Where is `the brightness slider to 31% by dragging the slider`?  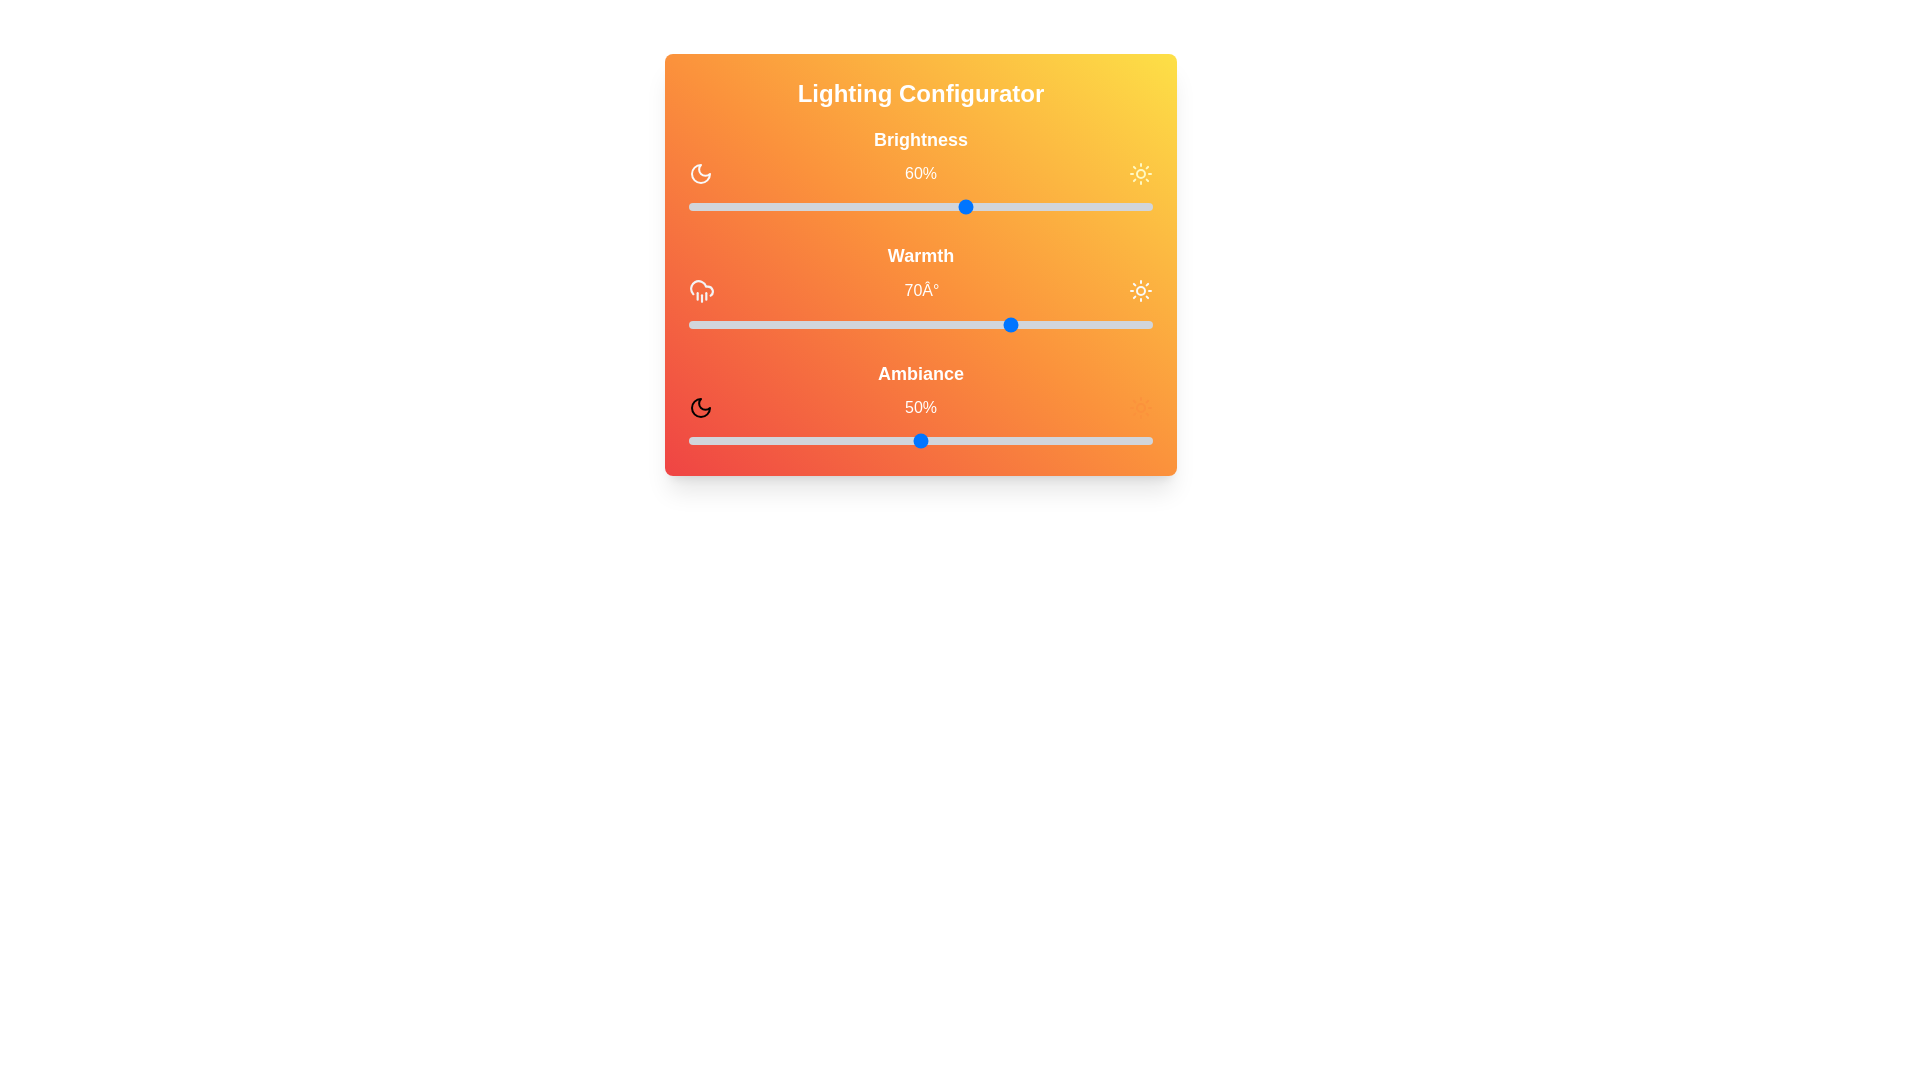
the brightness slider to 31% by dragging the slider is located at coordinates (832, 207).